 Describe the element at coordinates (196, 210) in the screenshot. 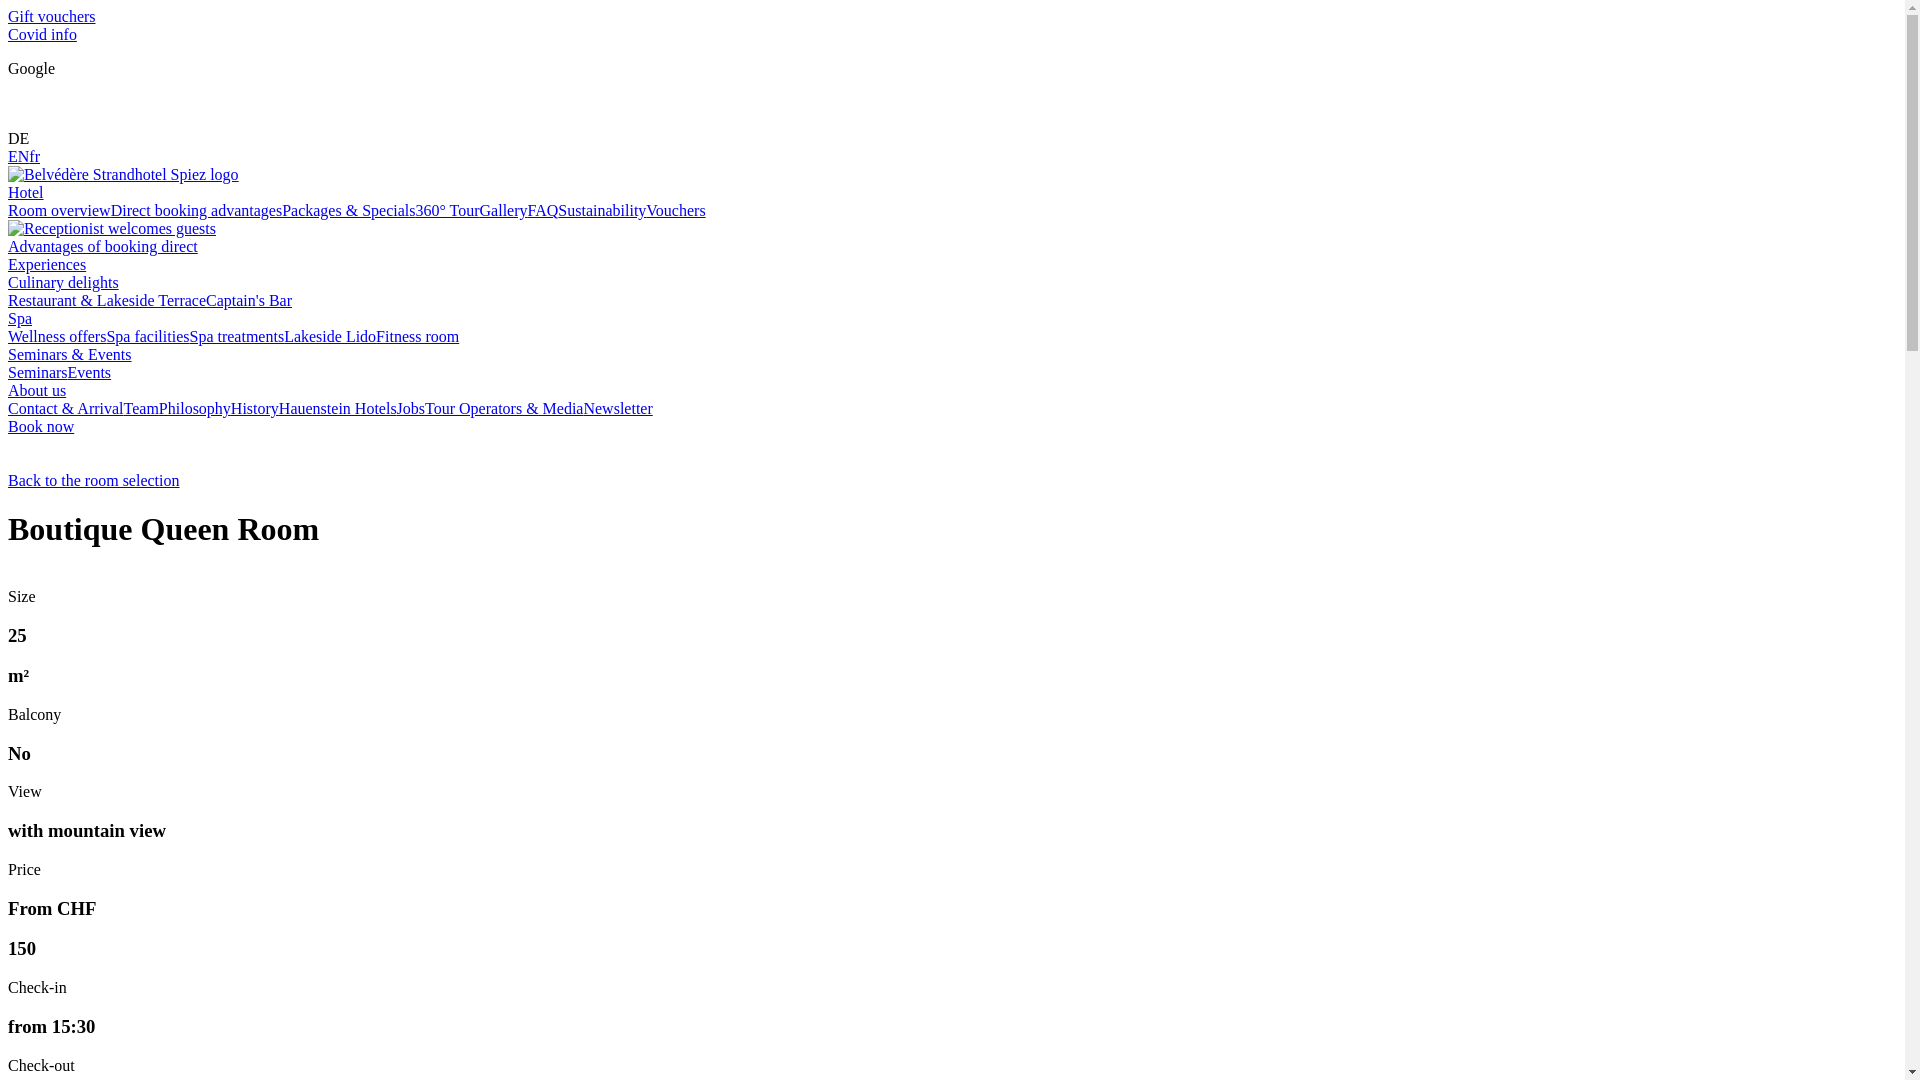

I see `'Direct booking advantages'` at that location.